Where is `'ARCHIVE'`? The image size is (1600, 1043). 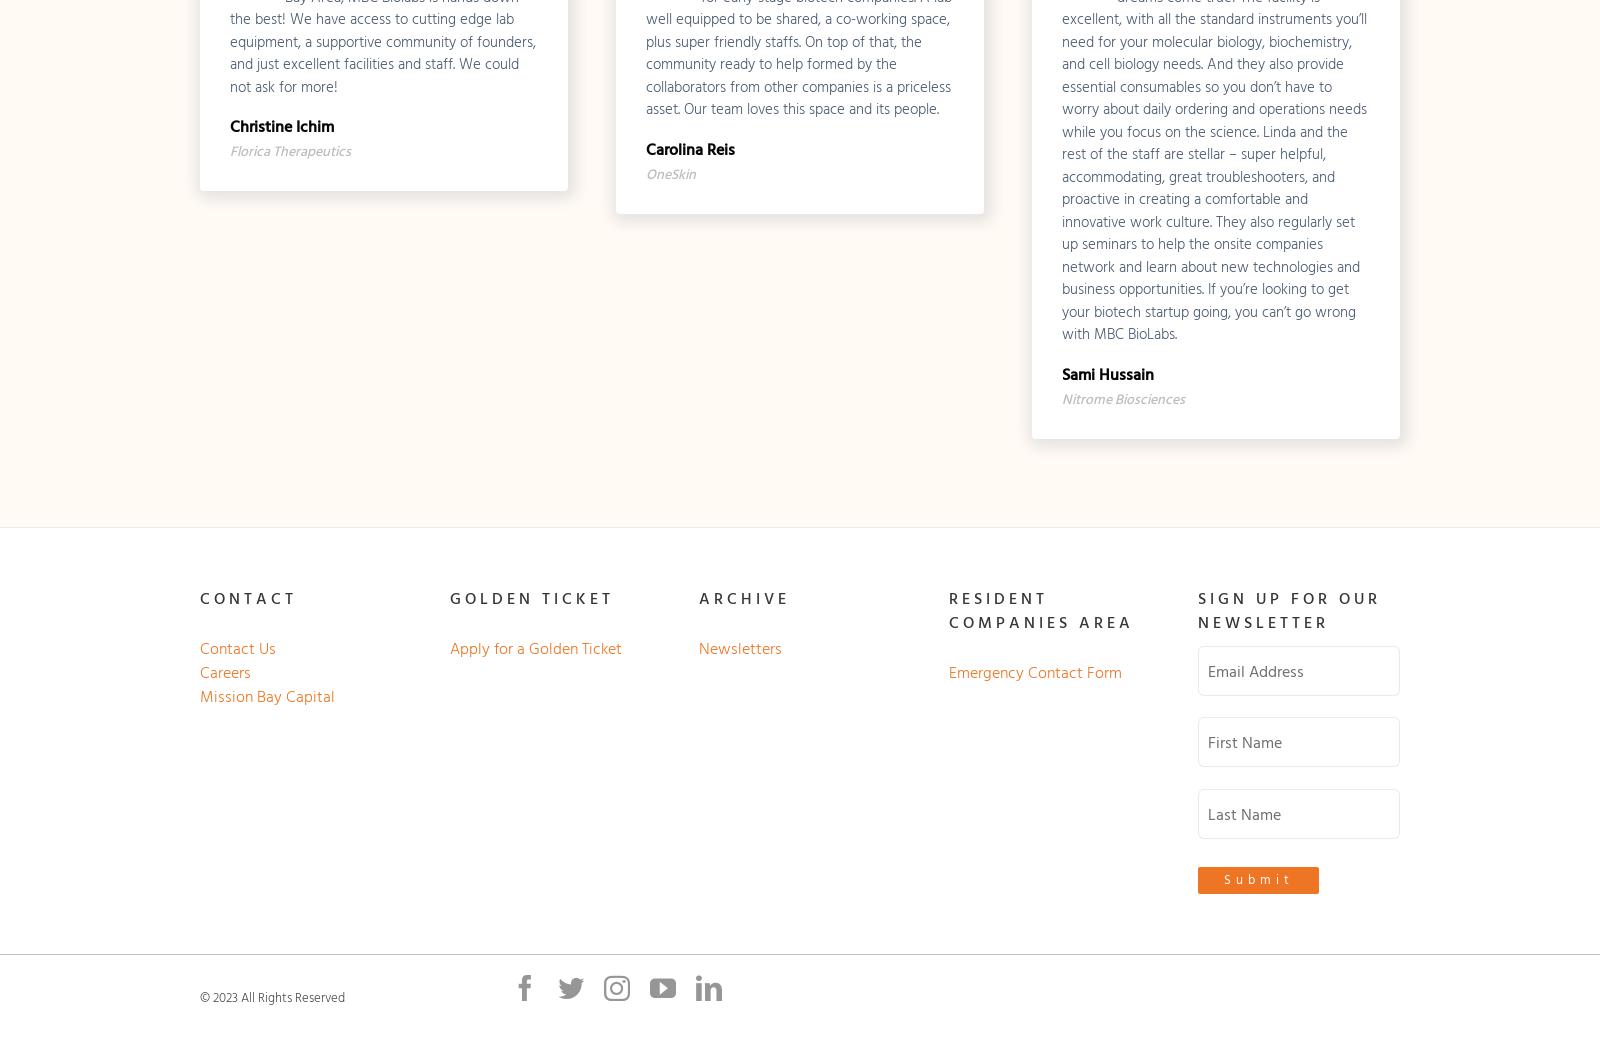
'ARCHIVE' is located at coordinates (744, 597).